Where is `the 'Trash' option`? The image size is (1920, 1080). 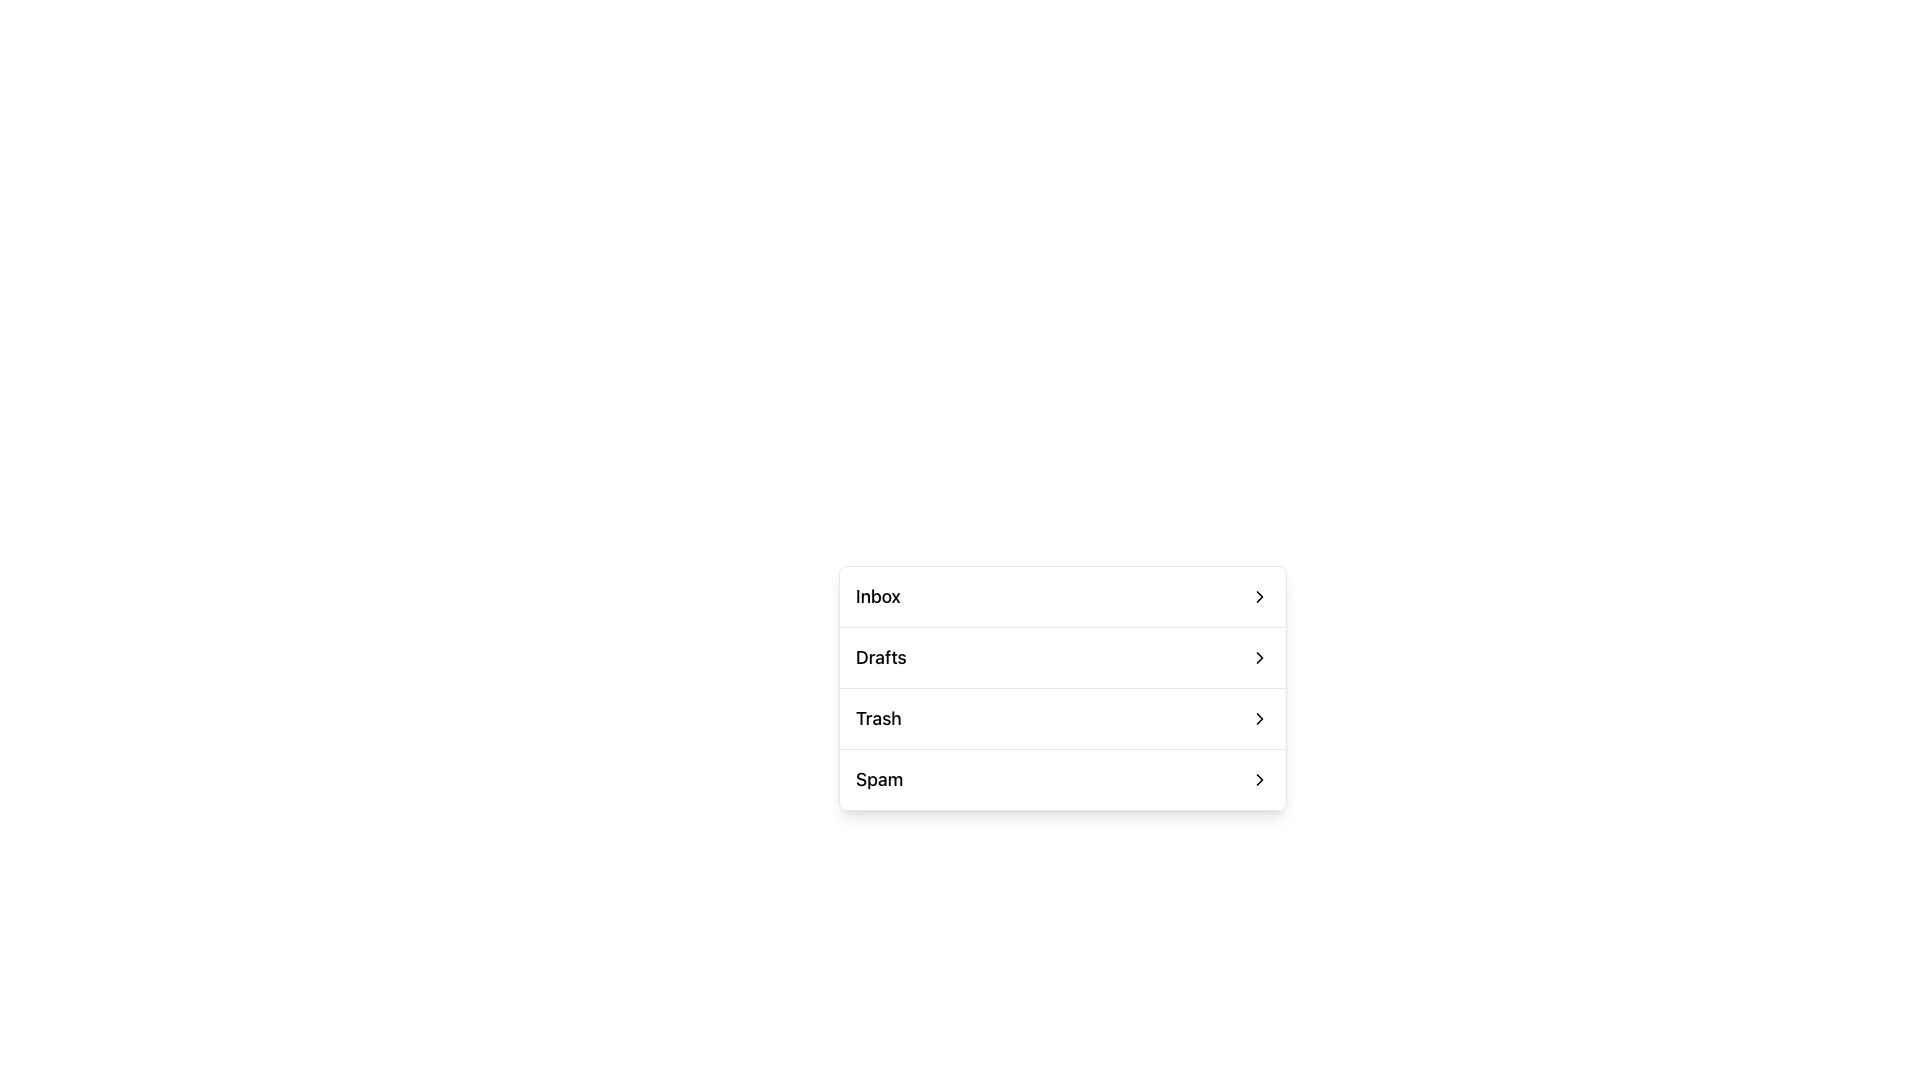 the 'Trash' option is located at coordinates (1061, 687).